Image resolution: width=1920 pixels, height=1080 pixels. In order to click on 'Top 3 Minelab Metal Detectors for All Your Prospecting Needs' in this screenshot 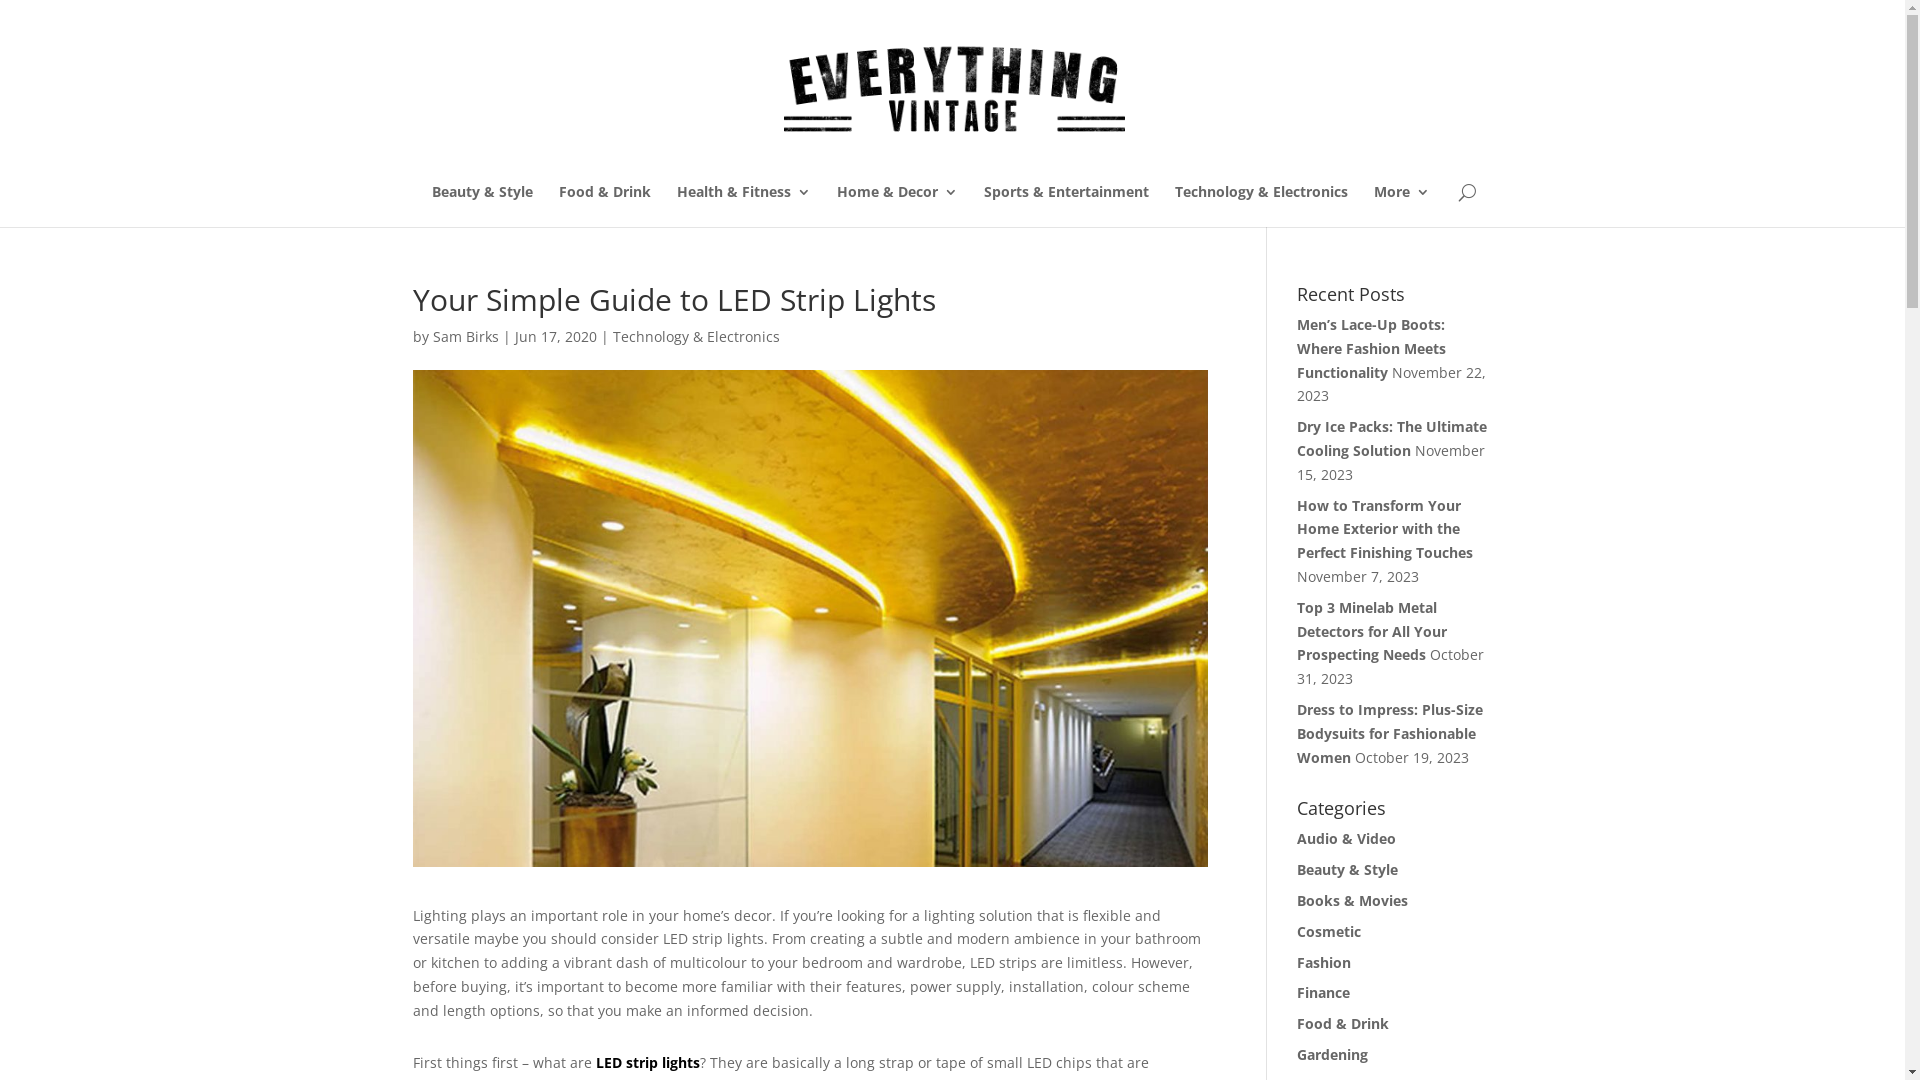, I will do `click(1371, 631)`.